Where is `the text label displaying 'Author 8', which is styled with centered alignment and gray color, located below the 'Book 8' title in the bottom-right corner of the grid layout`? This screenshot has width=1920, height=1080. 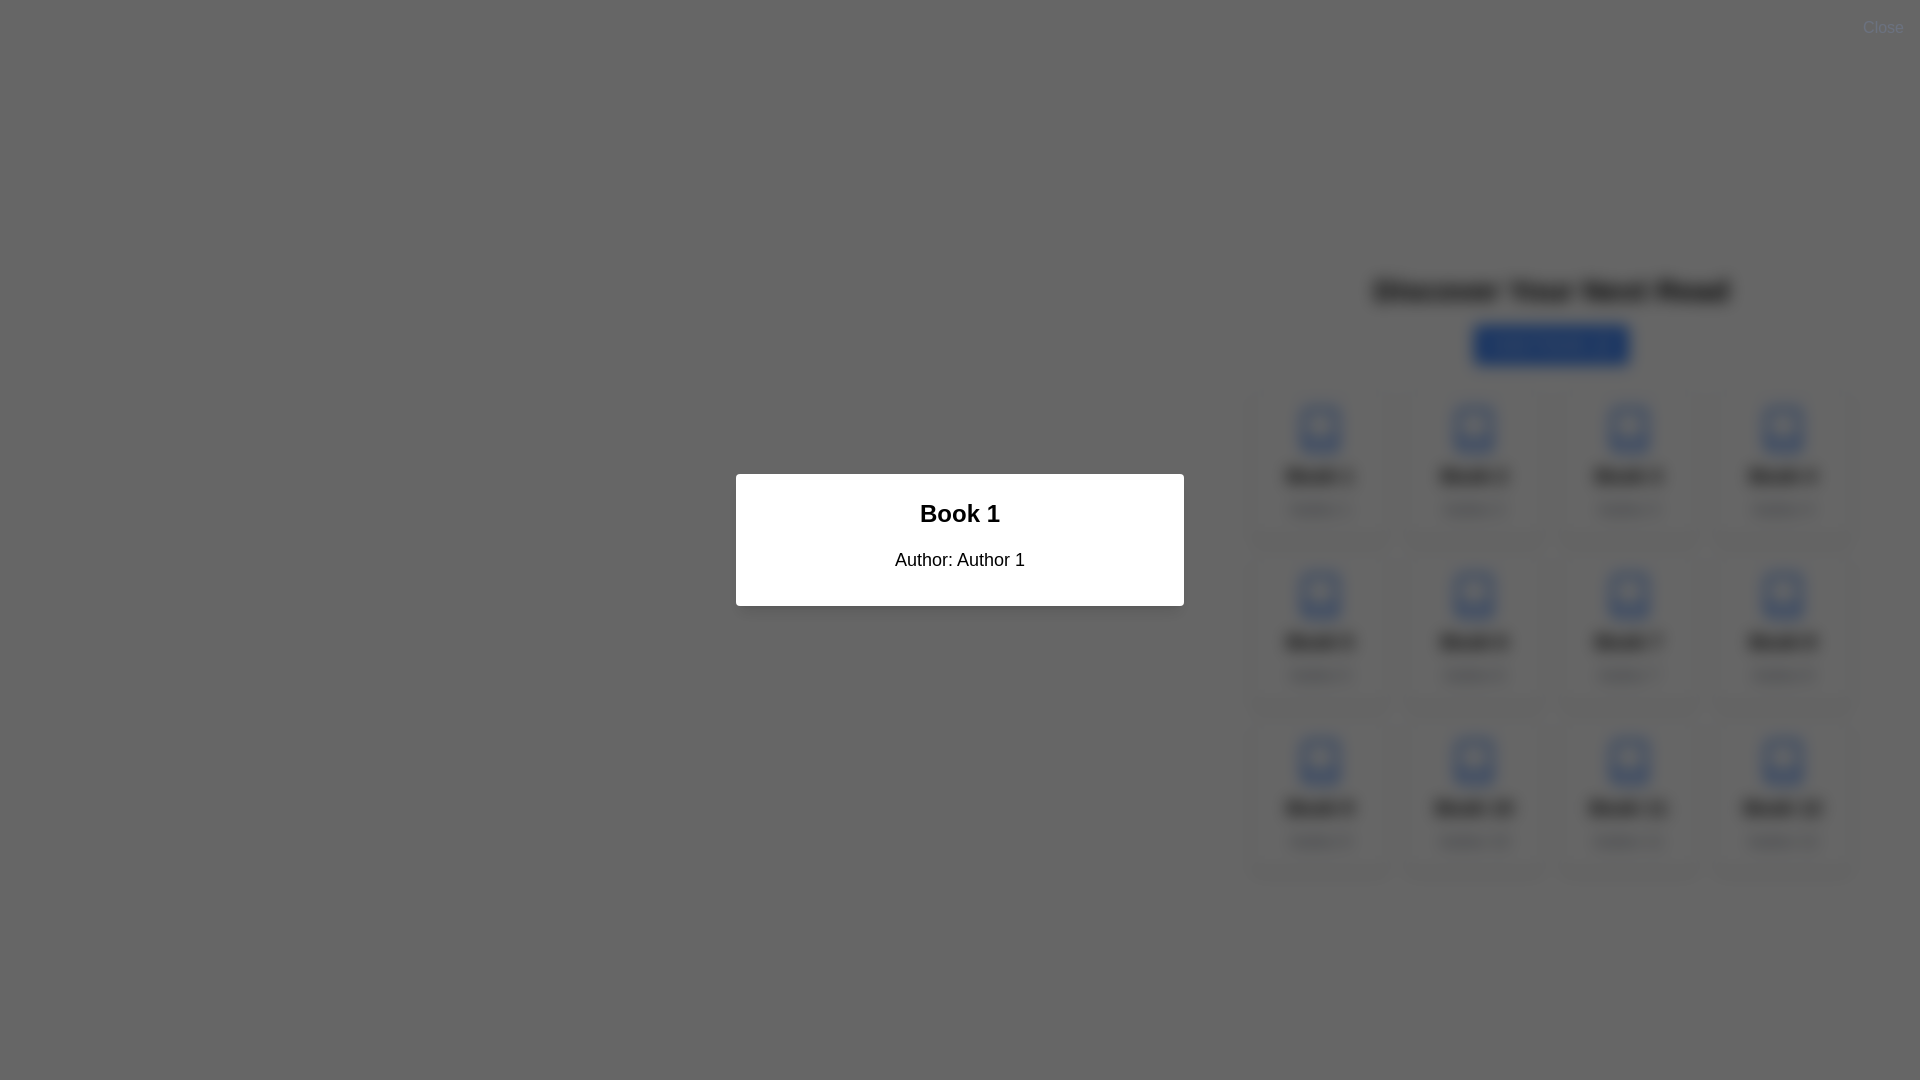 the text label displaying 'Author 8', which is styled with centered alignment and gray color, located below the 'Book 8' title in the bottom-right corner of the grid layout is located at coordinates (1782, 675).